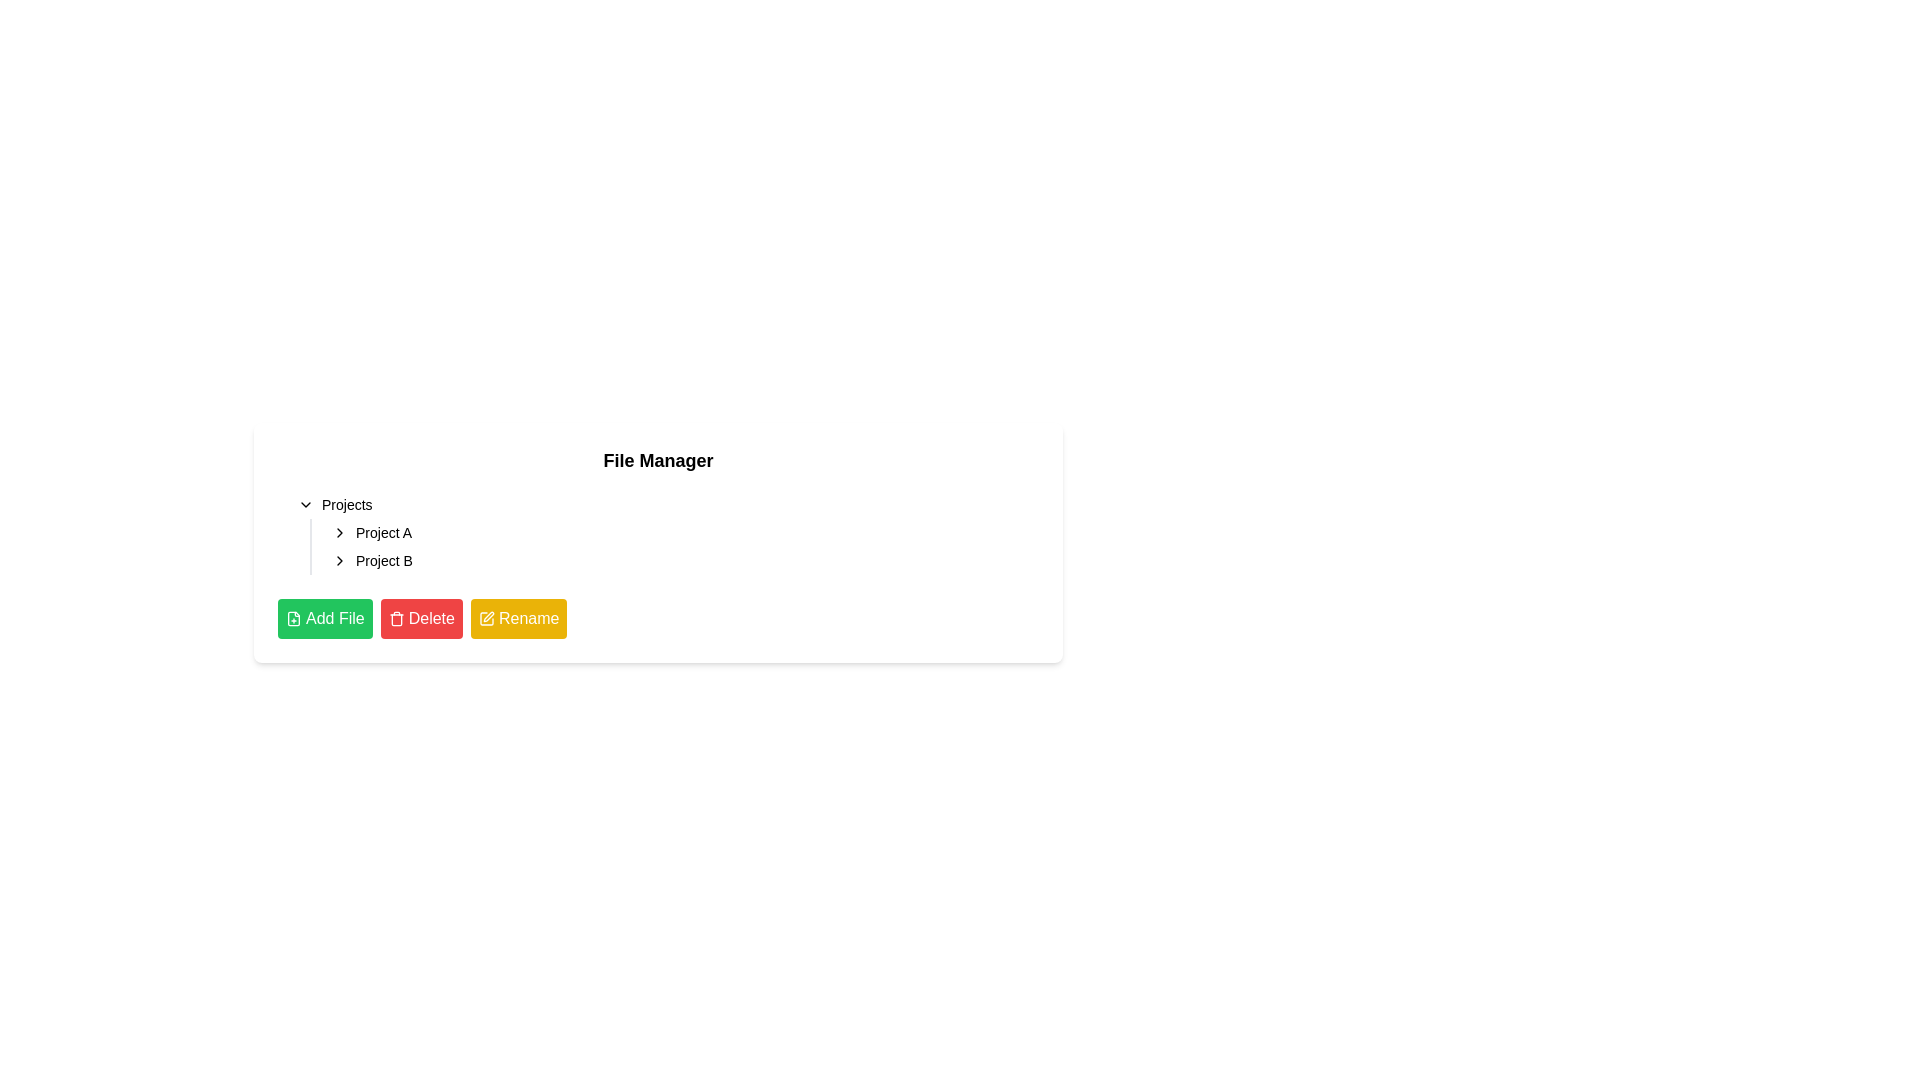 This screenshot has height=1080, width=1920. Describe the element at coordinates (292, 617) in the screenshot. I see `the green button labeled 'Add File'` at that location.